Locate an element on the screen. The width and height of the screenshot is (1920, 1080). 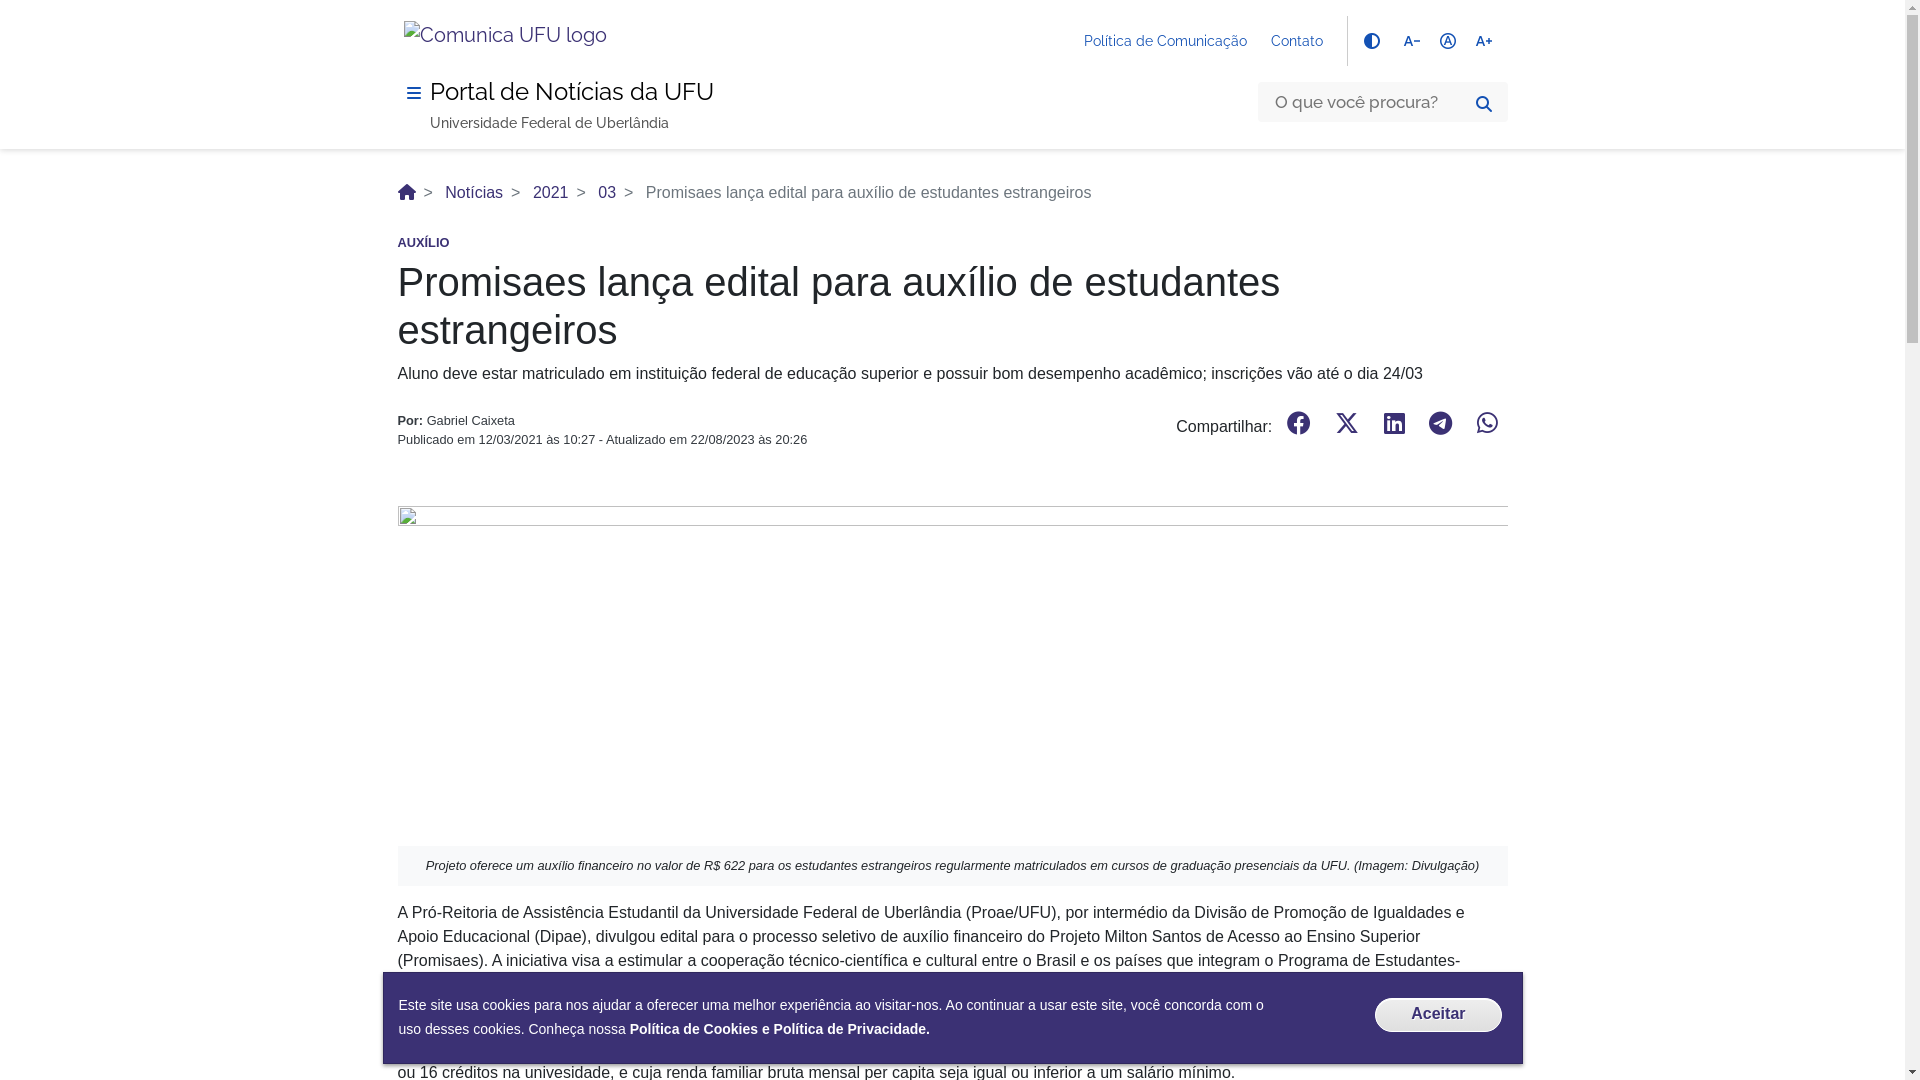
'Aceitar' is located at coordinates (1437, 1014).